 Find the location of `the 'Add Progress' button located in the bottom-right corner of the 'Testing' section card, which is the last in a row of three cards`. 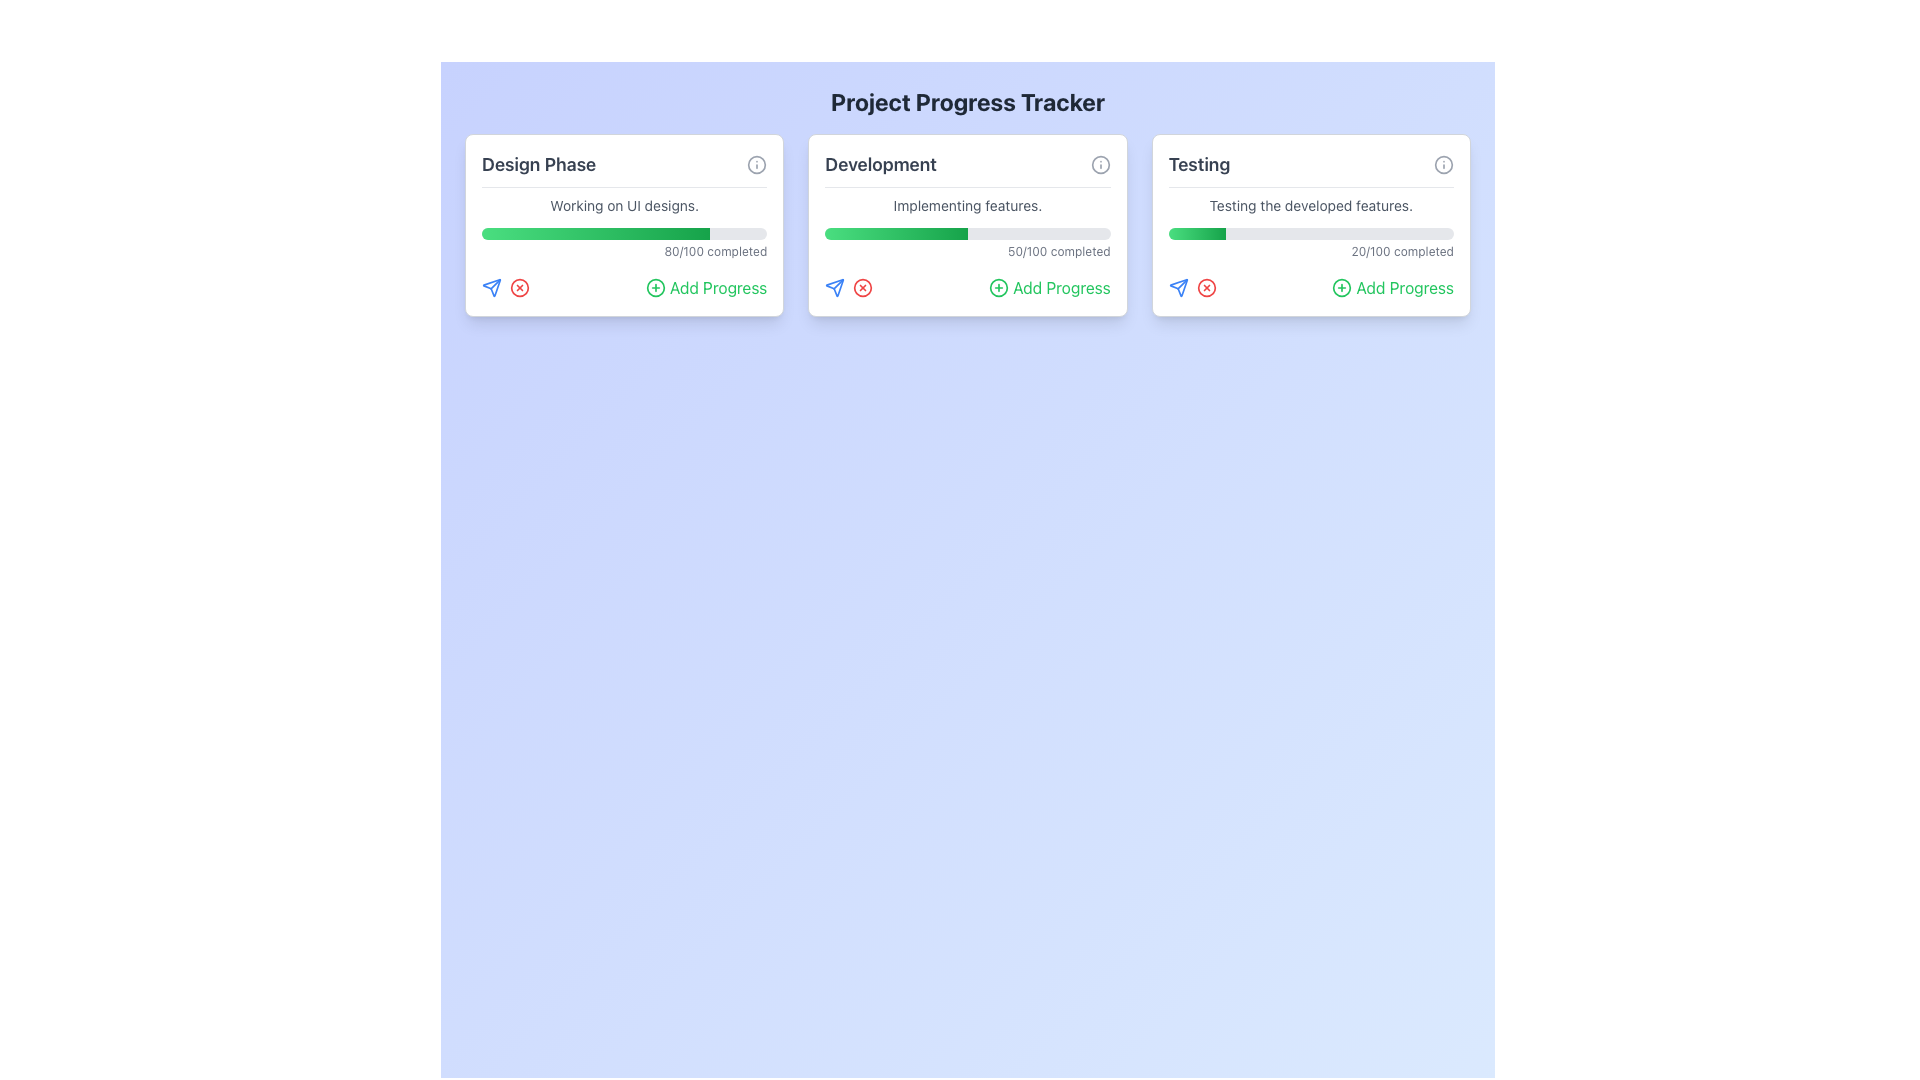

the 'Add Progress' button located in the bottom-right corner of the 'Testing' section card, which is the last in a row of three cards is located at coordinates (1311, 288).